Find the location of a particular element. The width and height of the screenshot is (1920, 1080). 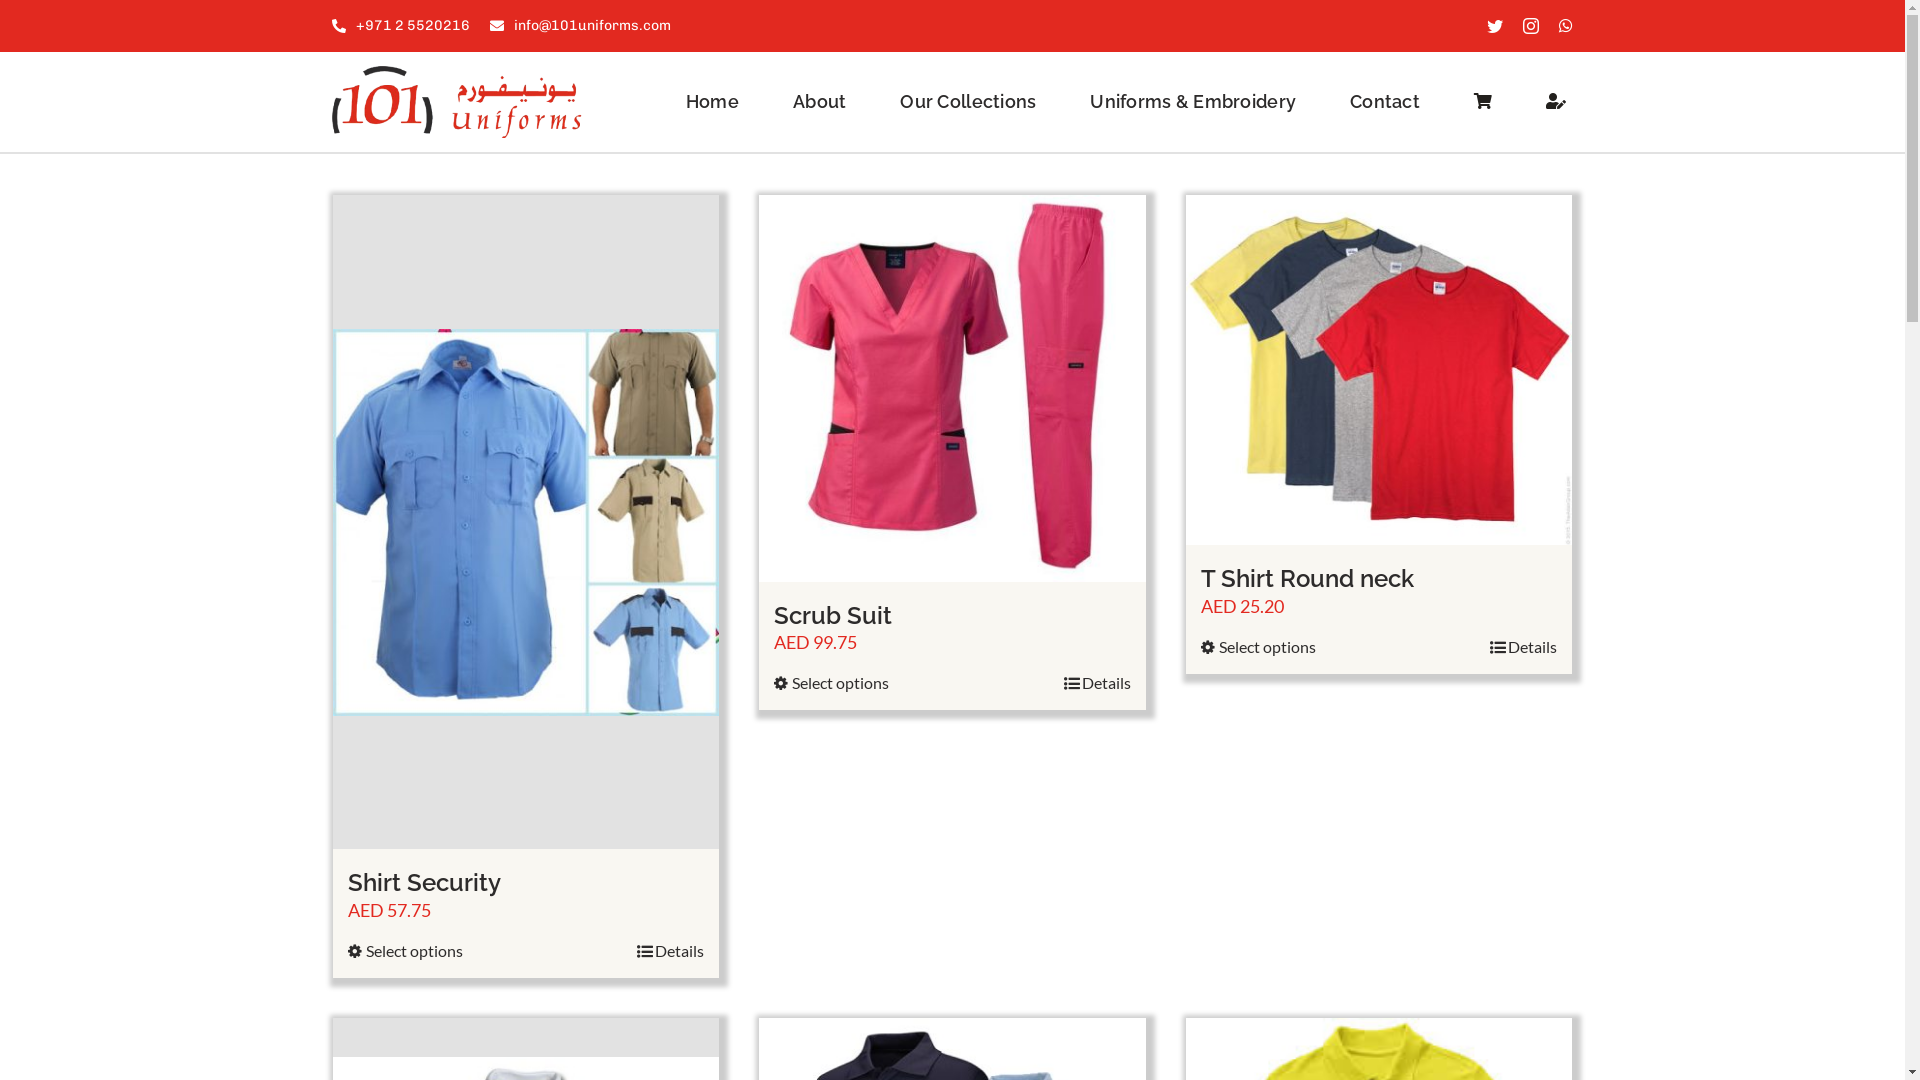

'Details' is located at coordinates (670, 950).